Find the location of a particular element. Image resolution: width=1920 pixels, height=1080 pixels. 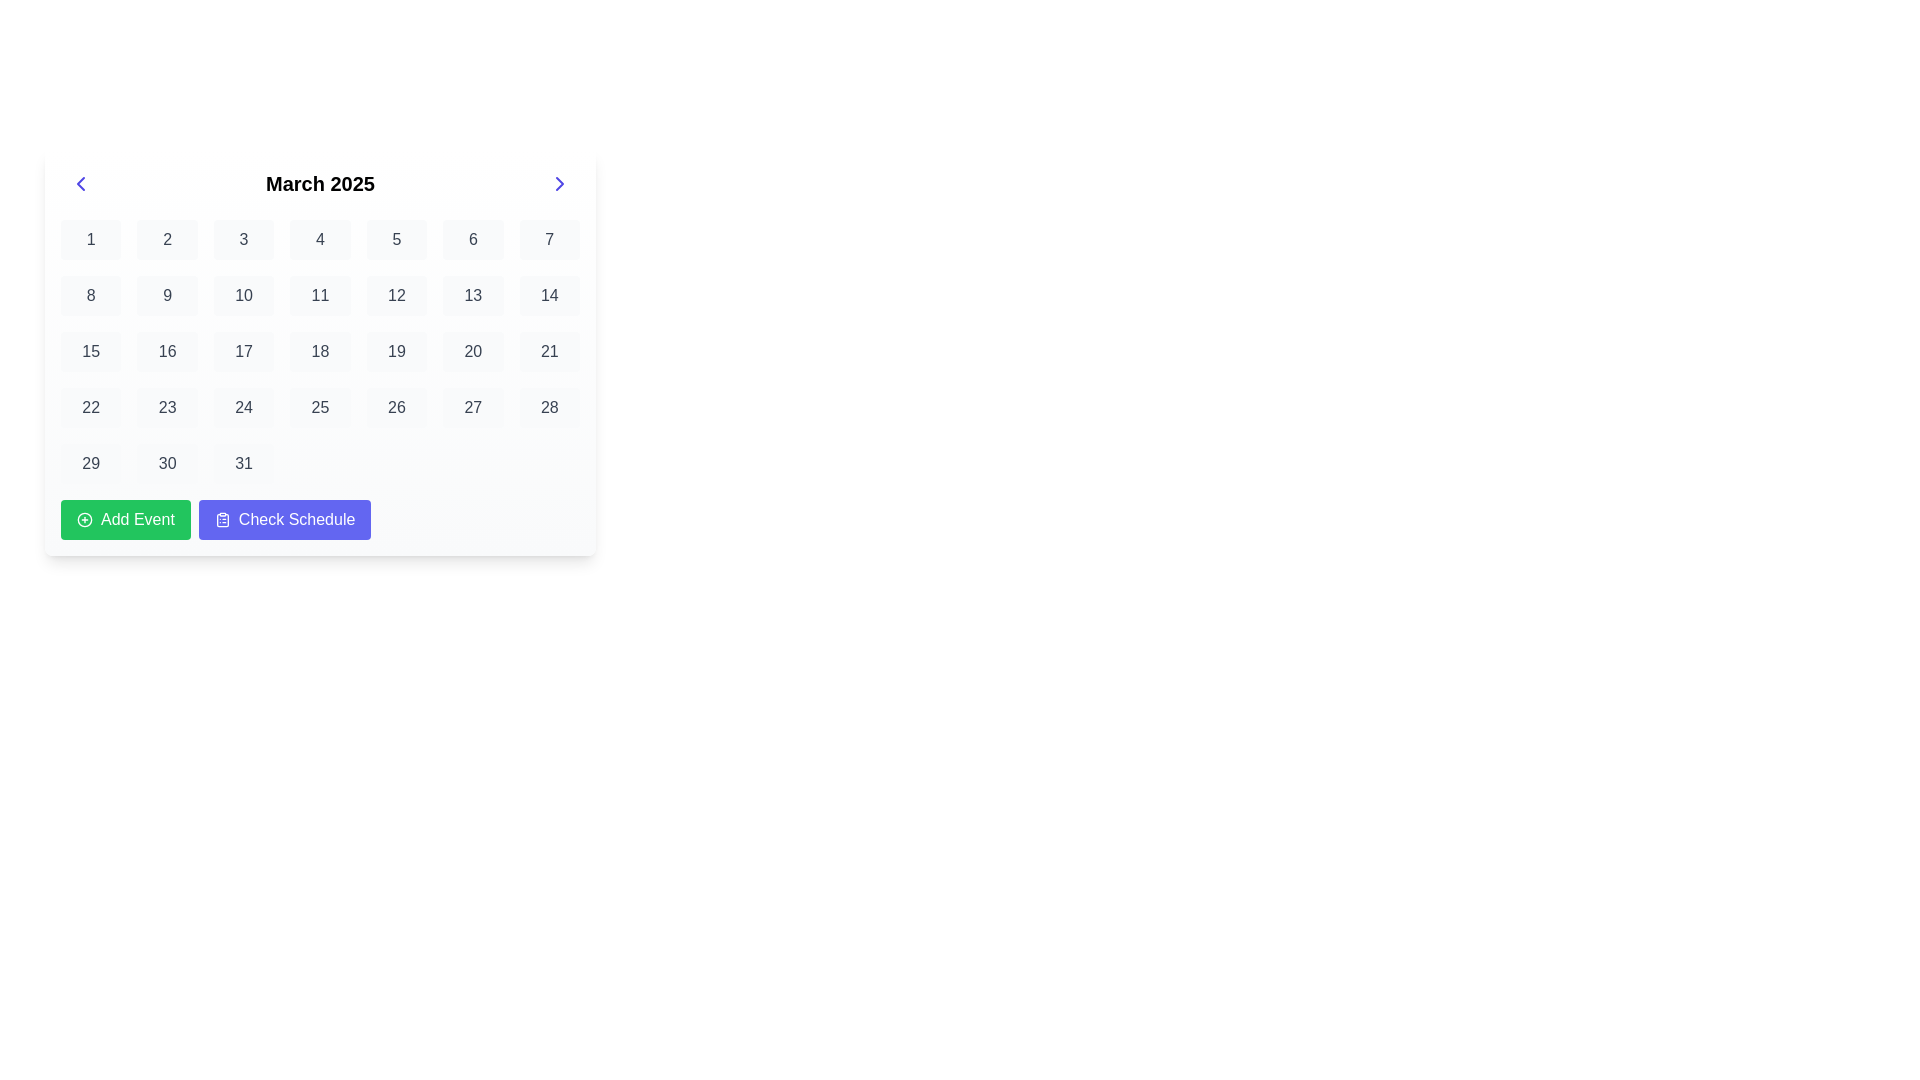

the navigation button to move to the previous month in the calendar view, positioned to the left of the 'March 2025' text is located at coordinates (80, 184).